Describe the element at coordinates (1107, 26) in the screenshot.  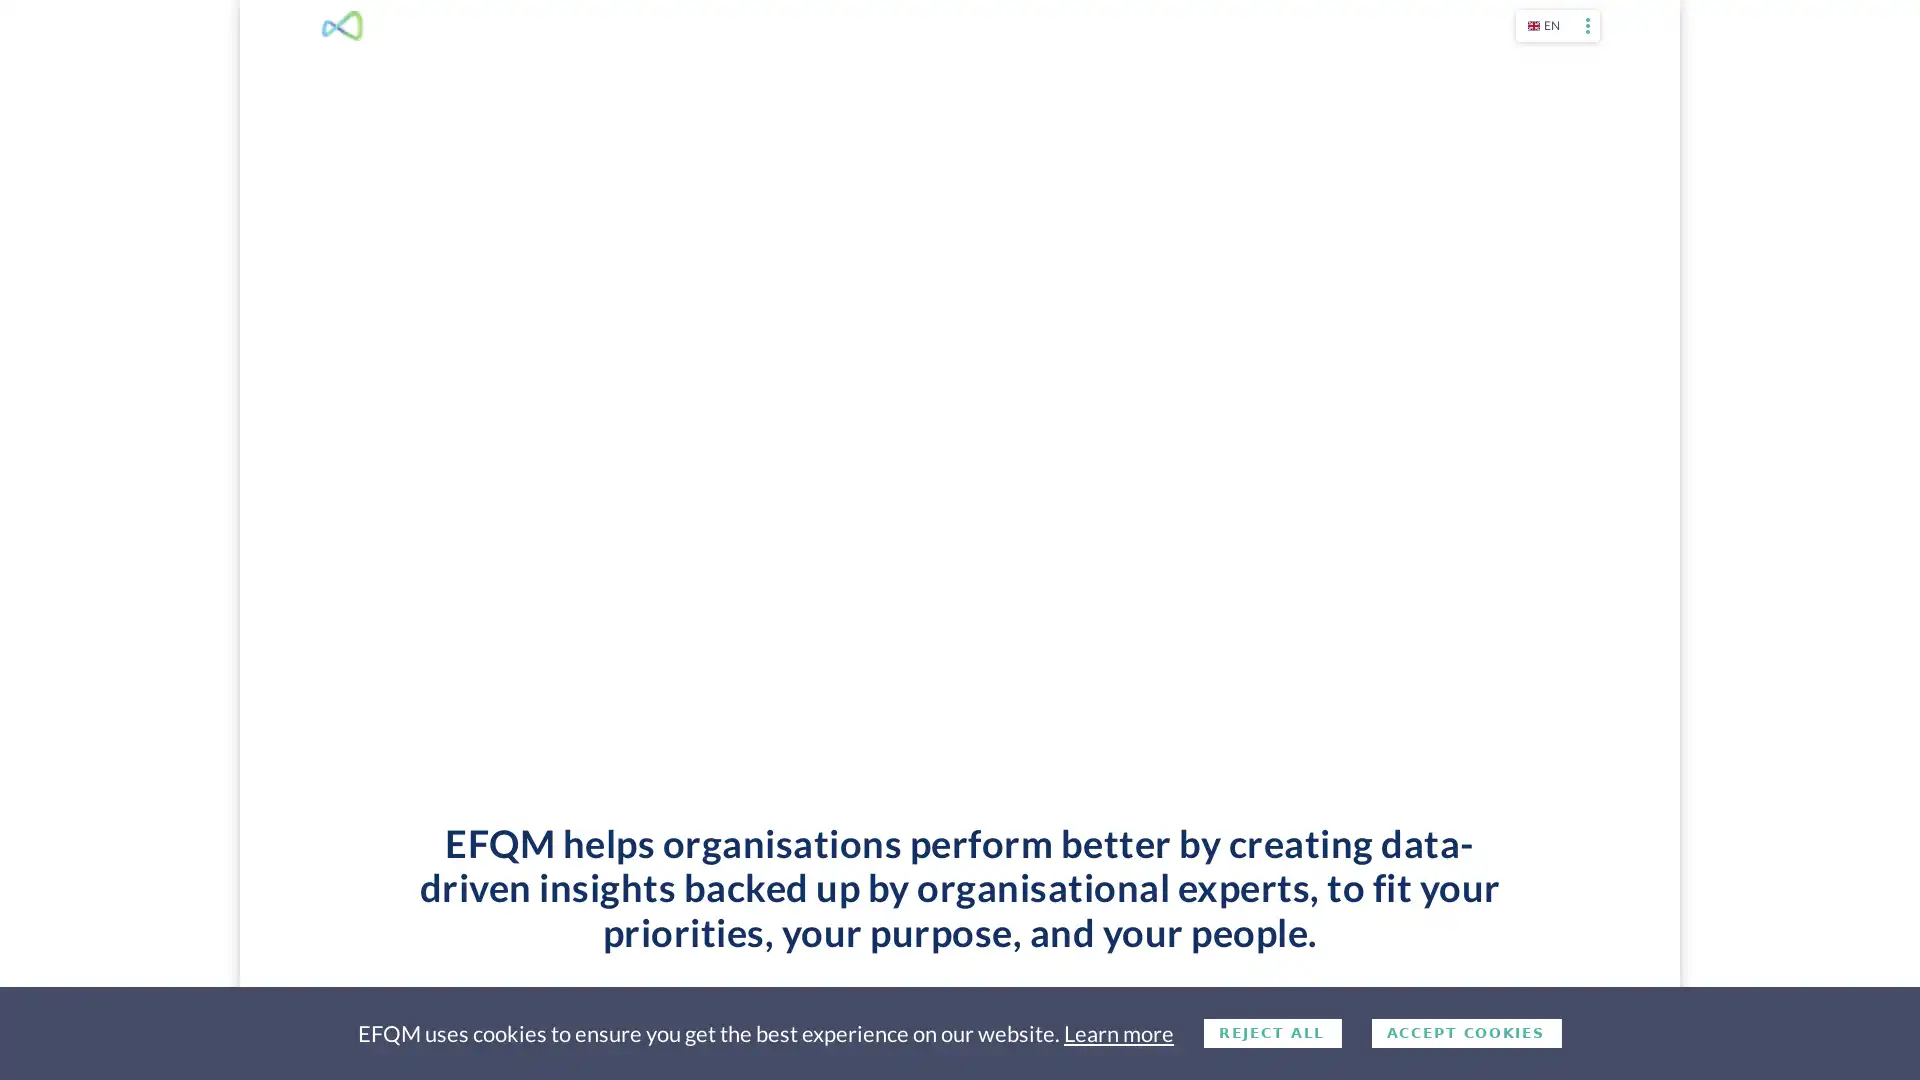
I see `CALENDAR` at that location.